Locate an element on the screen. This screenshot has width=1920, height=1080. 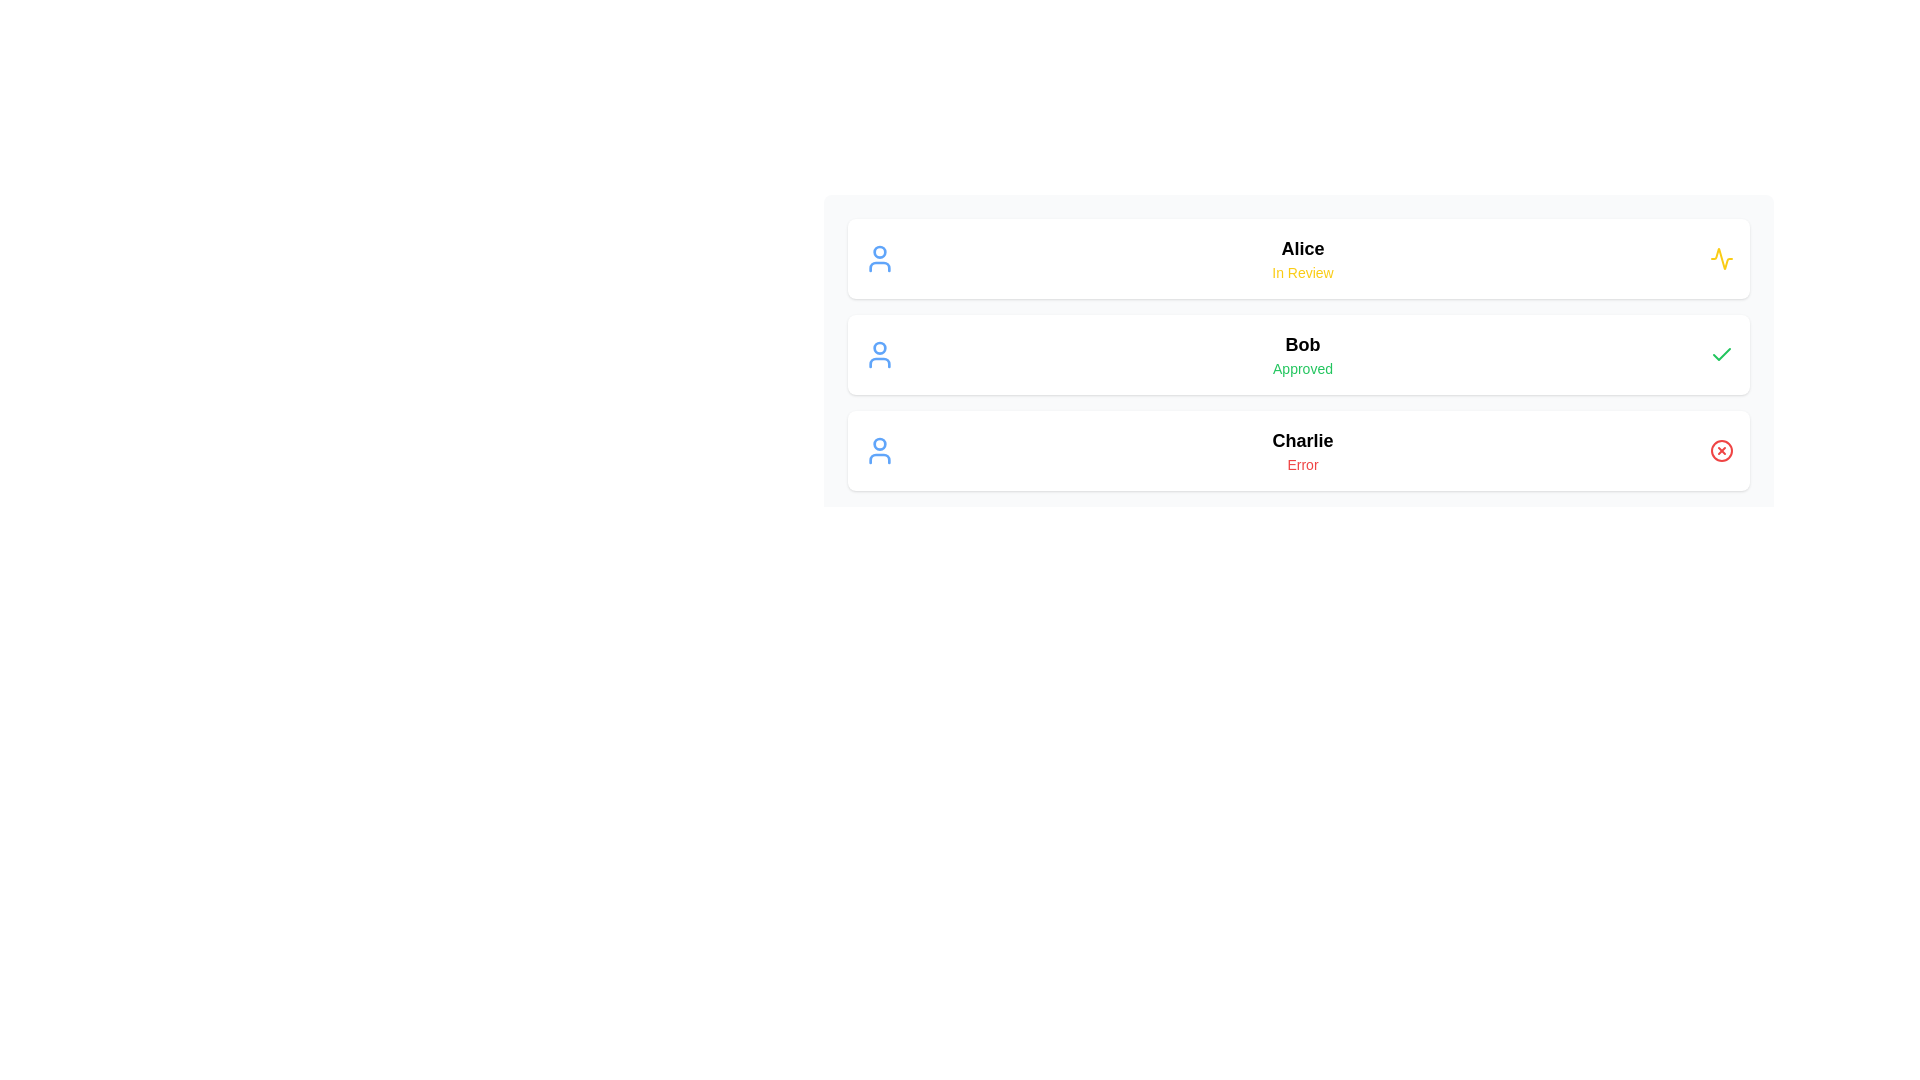
the green text label reading 'Approved' which is positioned below the bolded name 'Bob' in the second row of a vertical list is located at coordinates (1302, 369).